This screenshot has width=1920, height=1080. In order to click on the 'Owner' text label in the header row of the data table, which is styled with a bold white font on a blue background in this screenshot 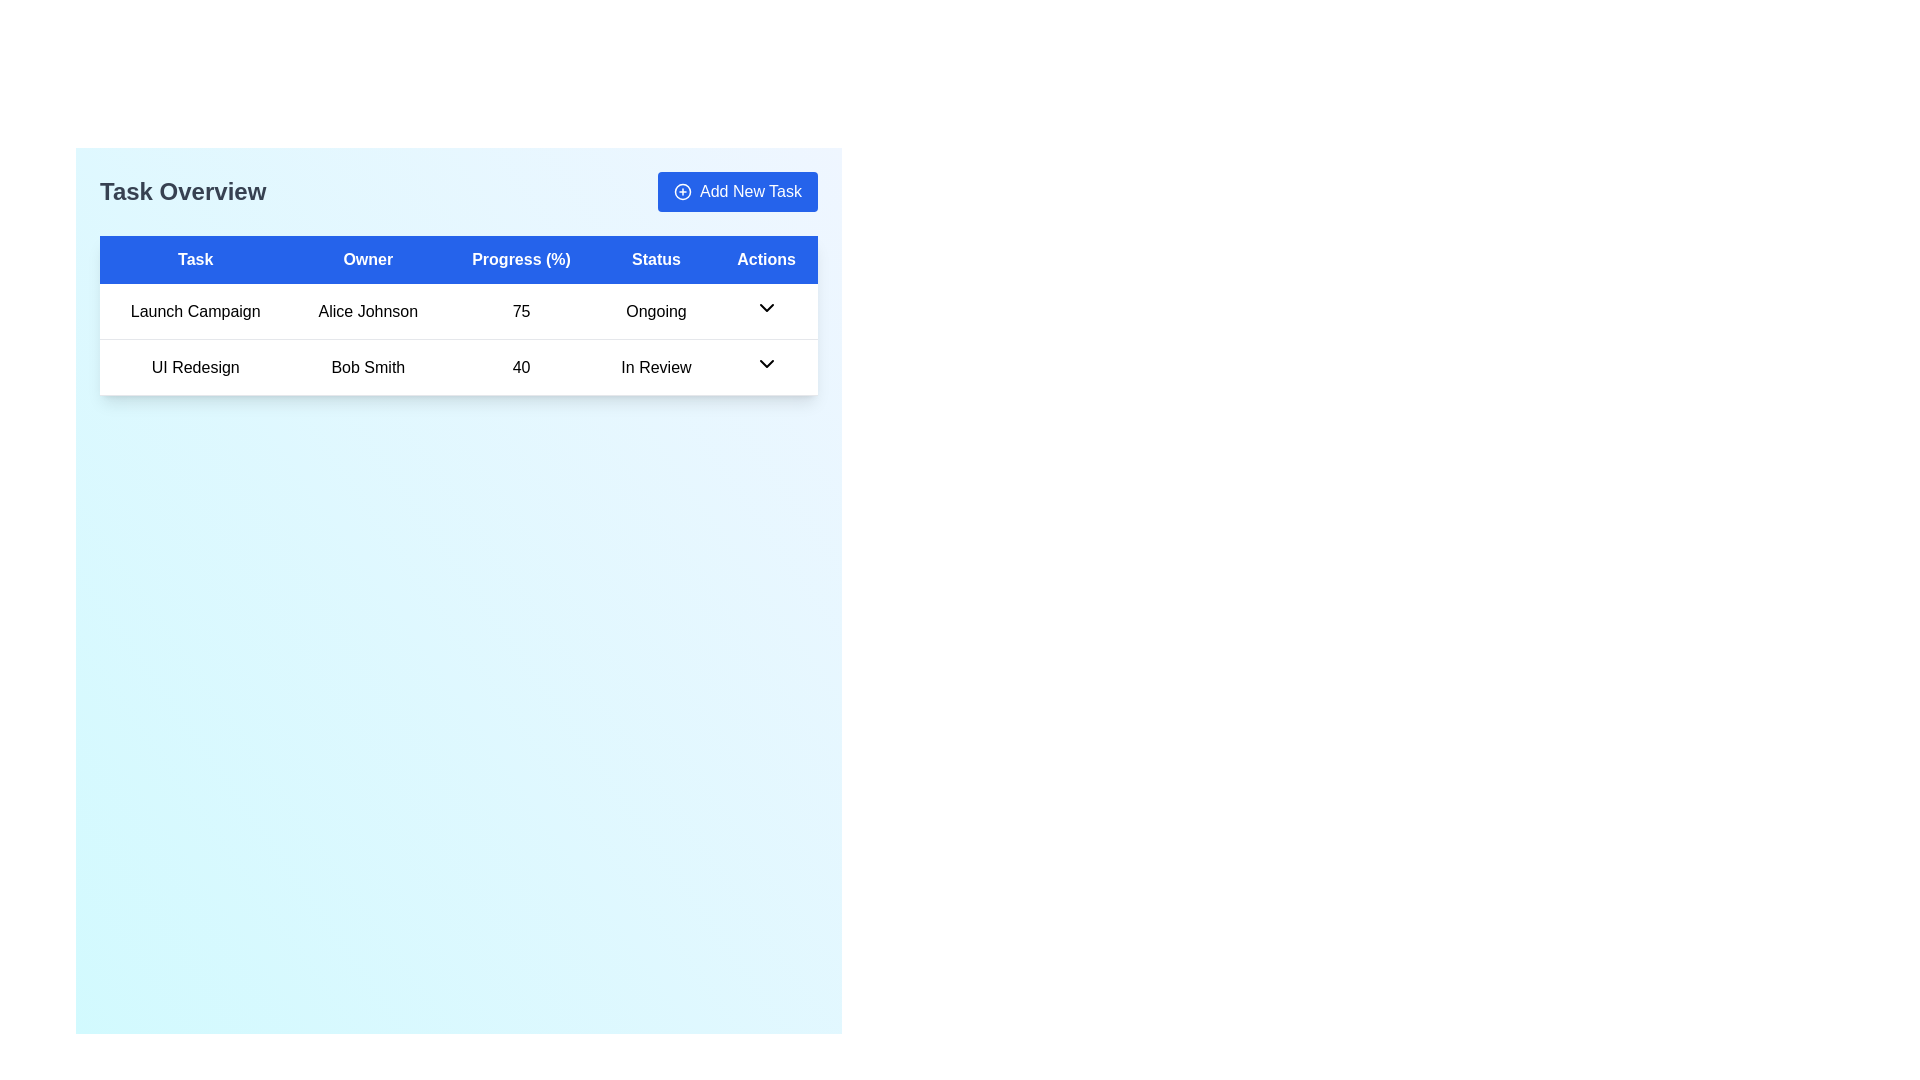, I will do `click(368, 258)`.